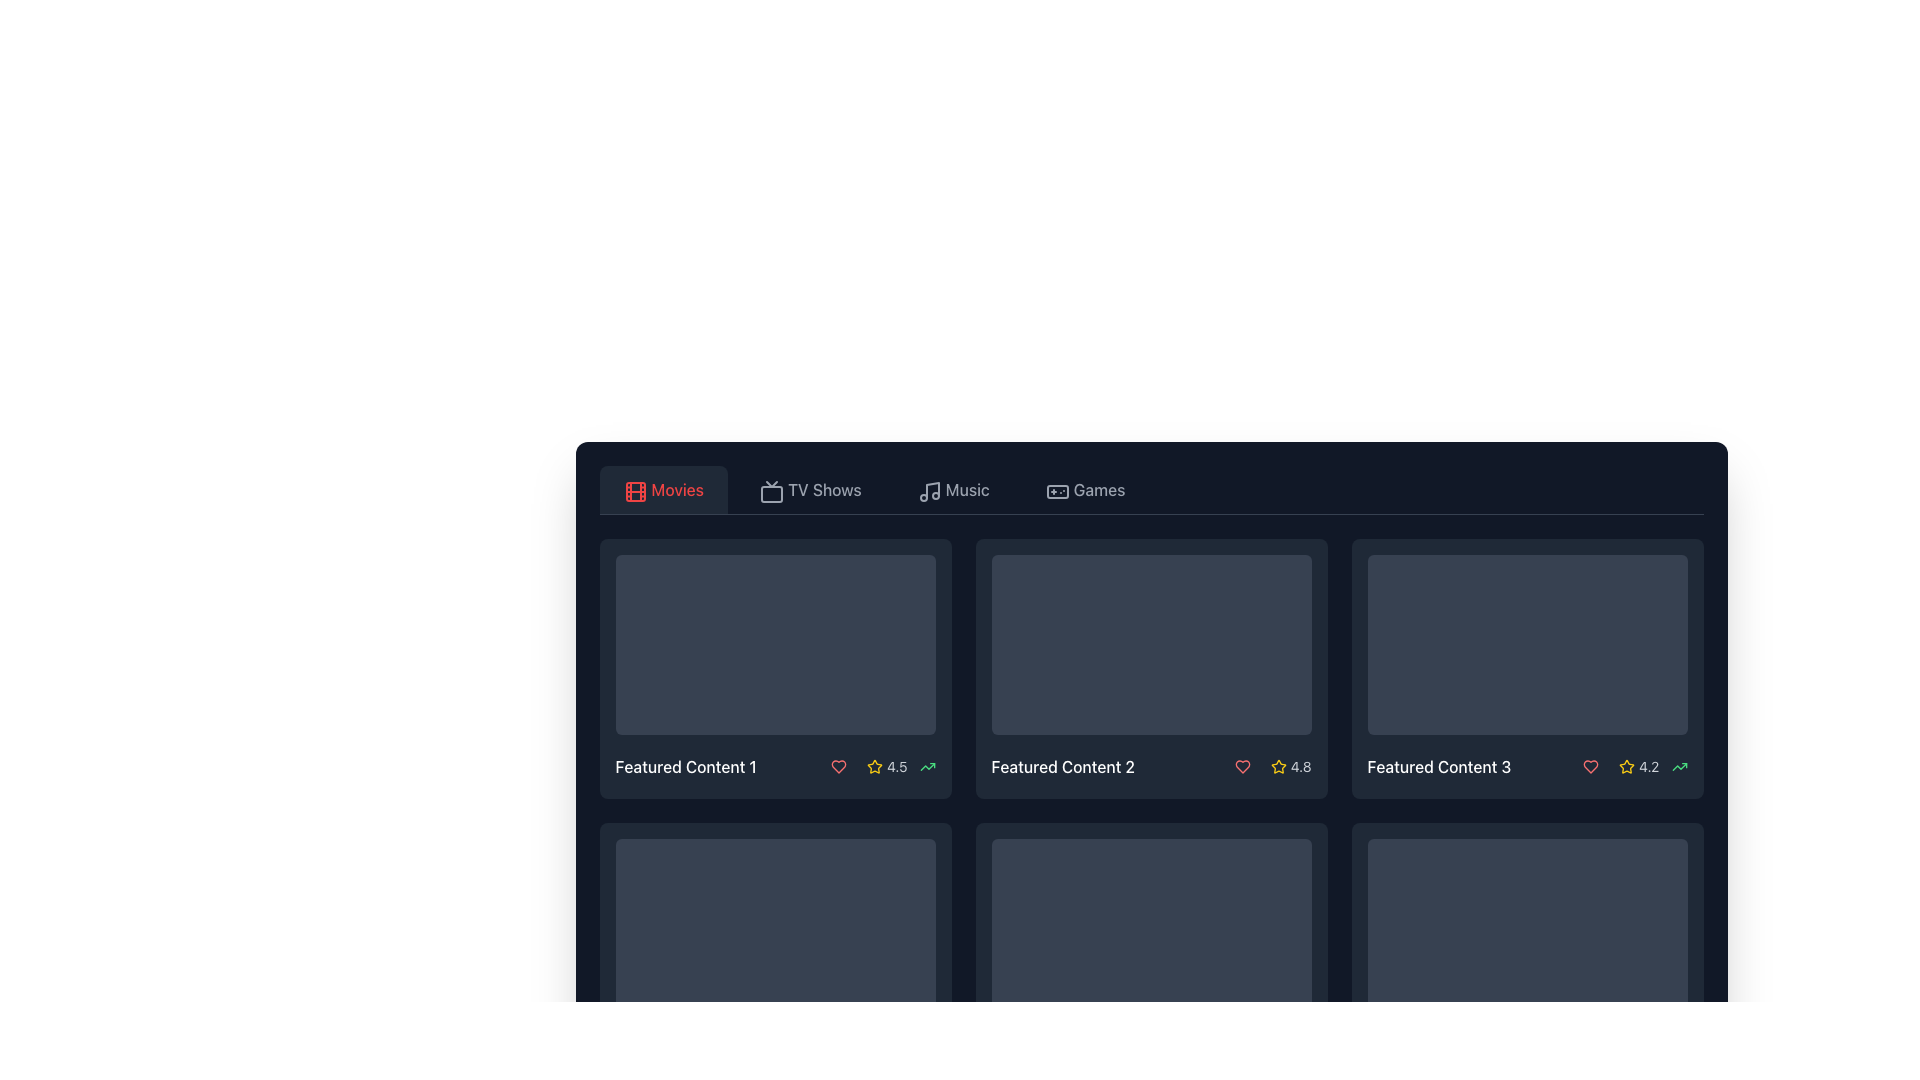 The height and width of the screenshot is (1080, 1920). What do you see at coordinates (1151, 644) in the screenshot?
I see `the graphic or decorative component located centrally in the 'Featured Content 2' section of the grid layout` at bounding box center [1151, 644].